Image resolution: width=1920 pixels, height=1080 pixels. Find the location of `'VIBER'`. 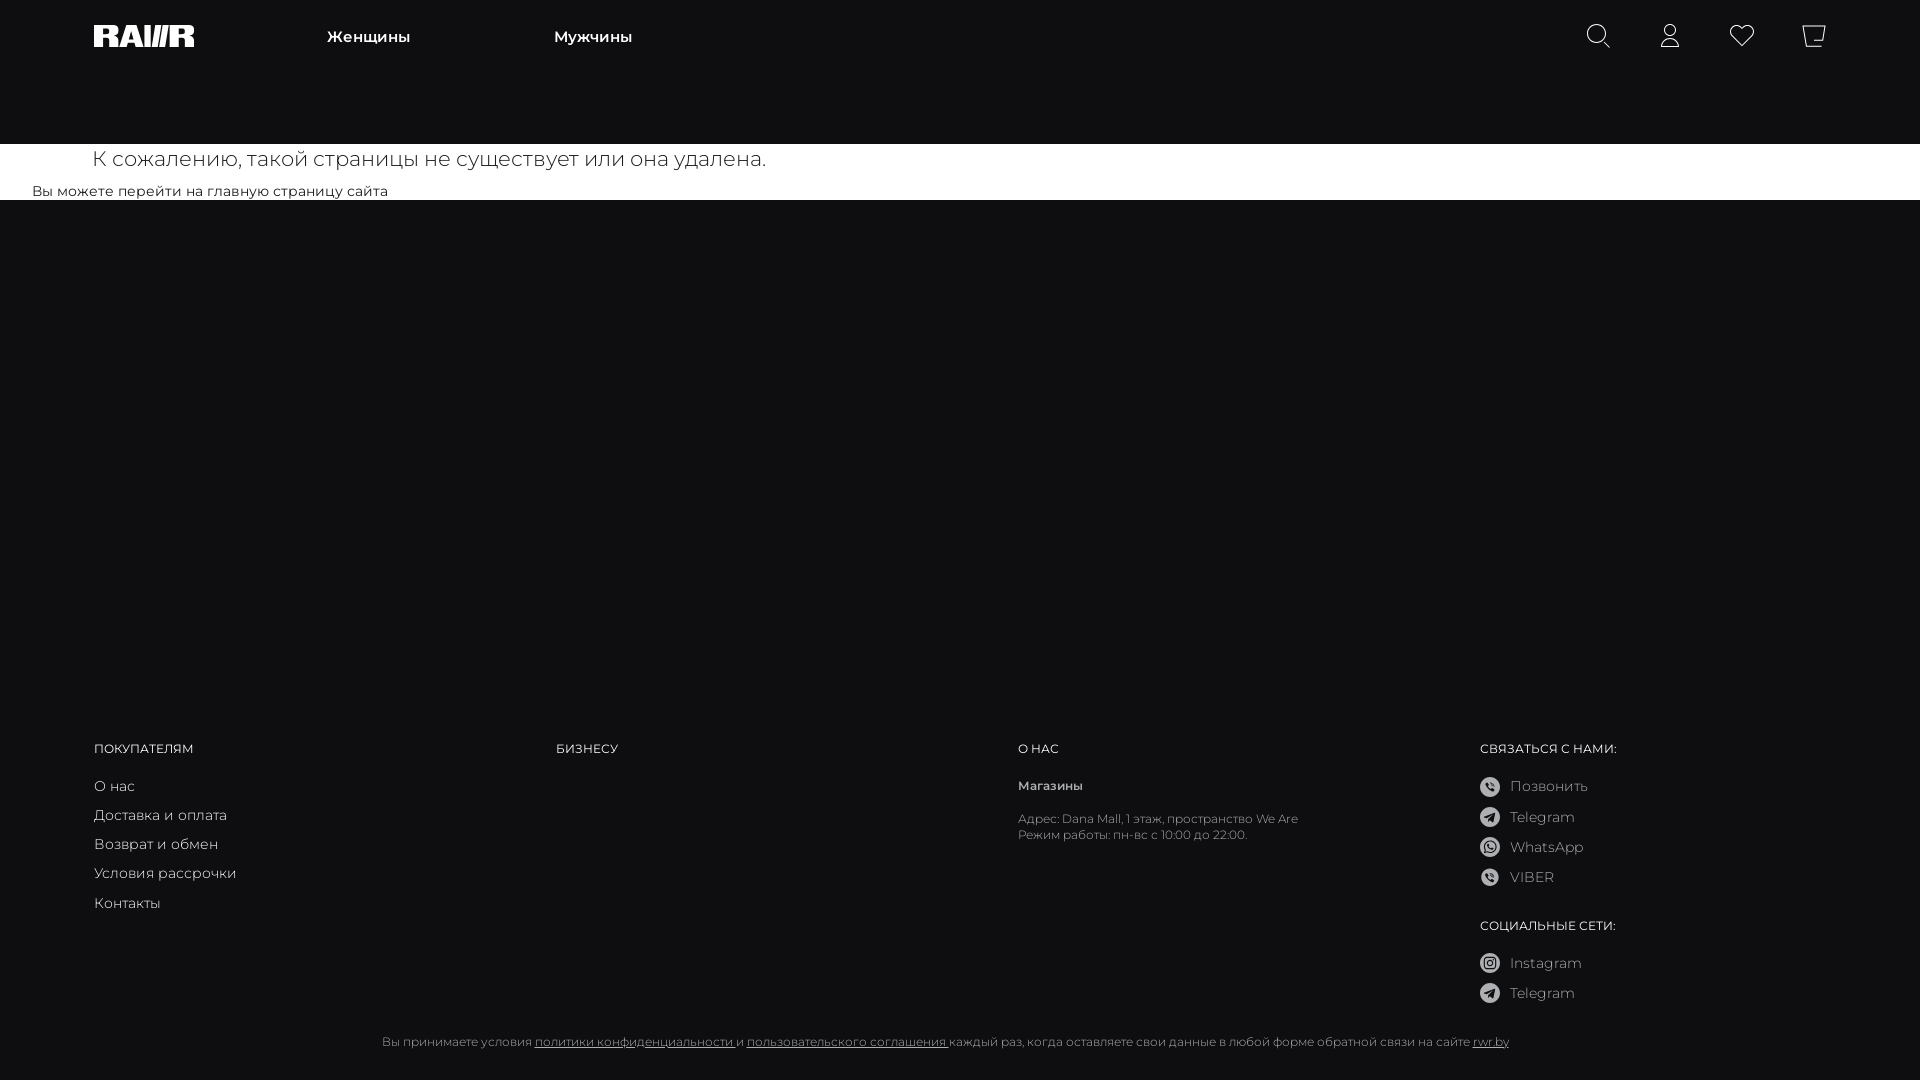

'VIBER' is located at coordinates (1516, 875).